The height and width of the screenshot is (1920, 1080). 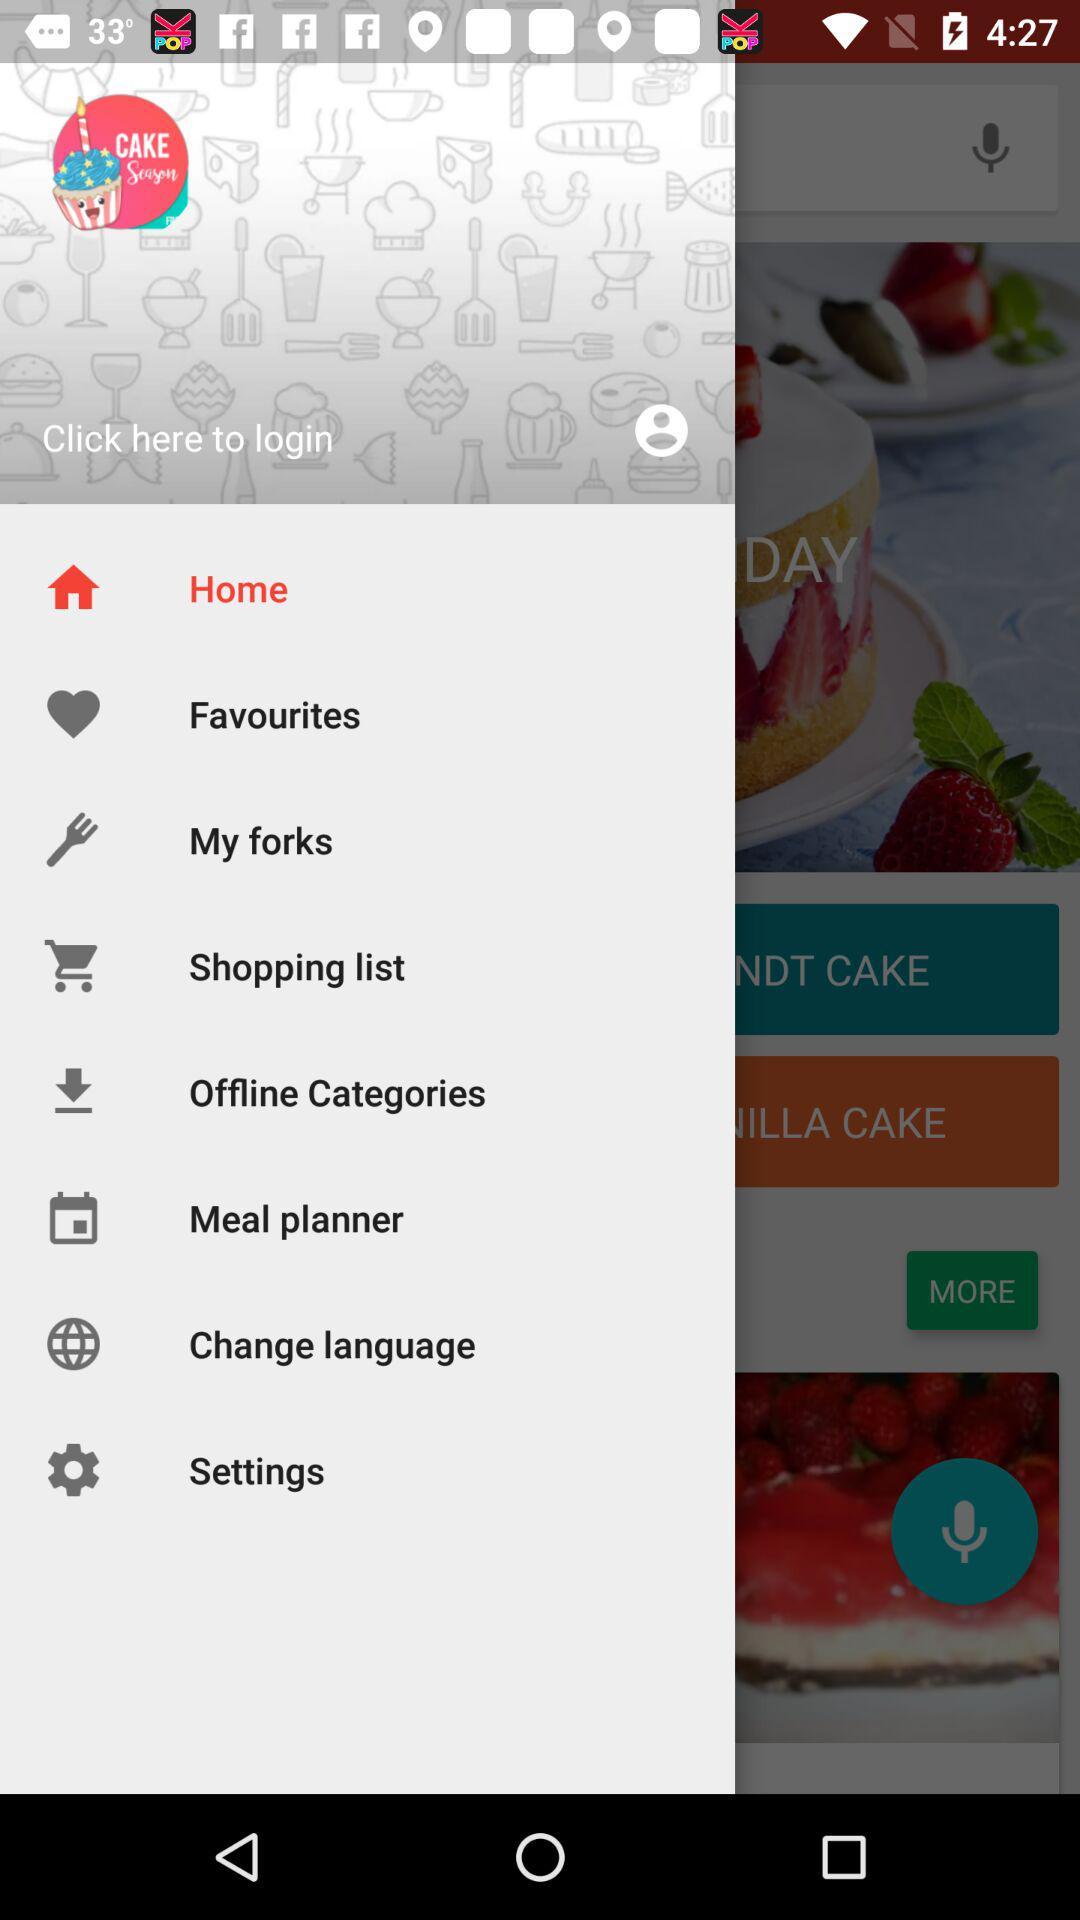 I want to click on the microphone icon, so click(x=963, y=1530).